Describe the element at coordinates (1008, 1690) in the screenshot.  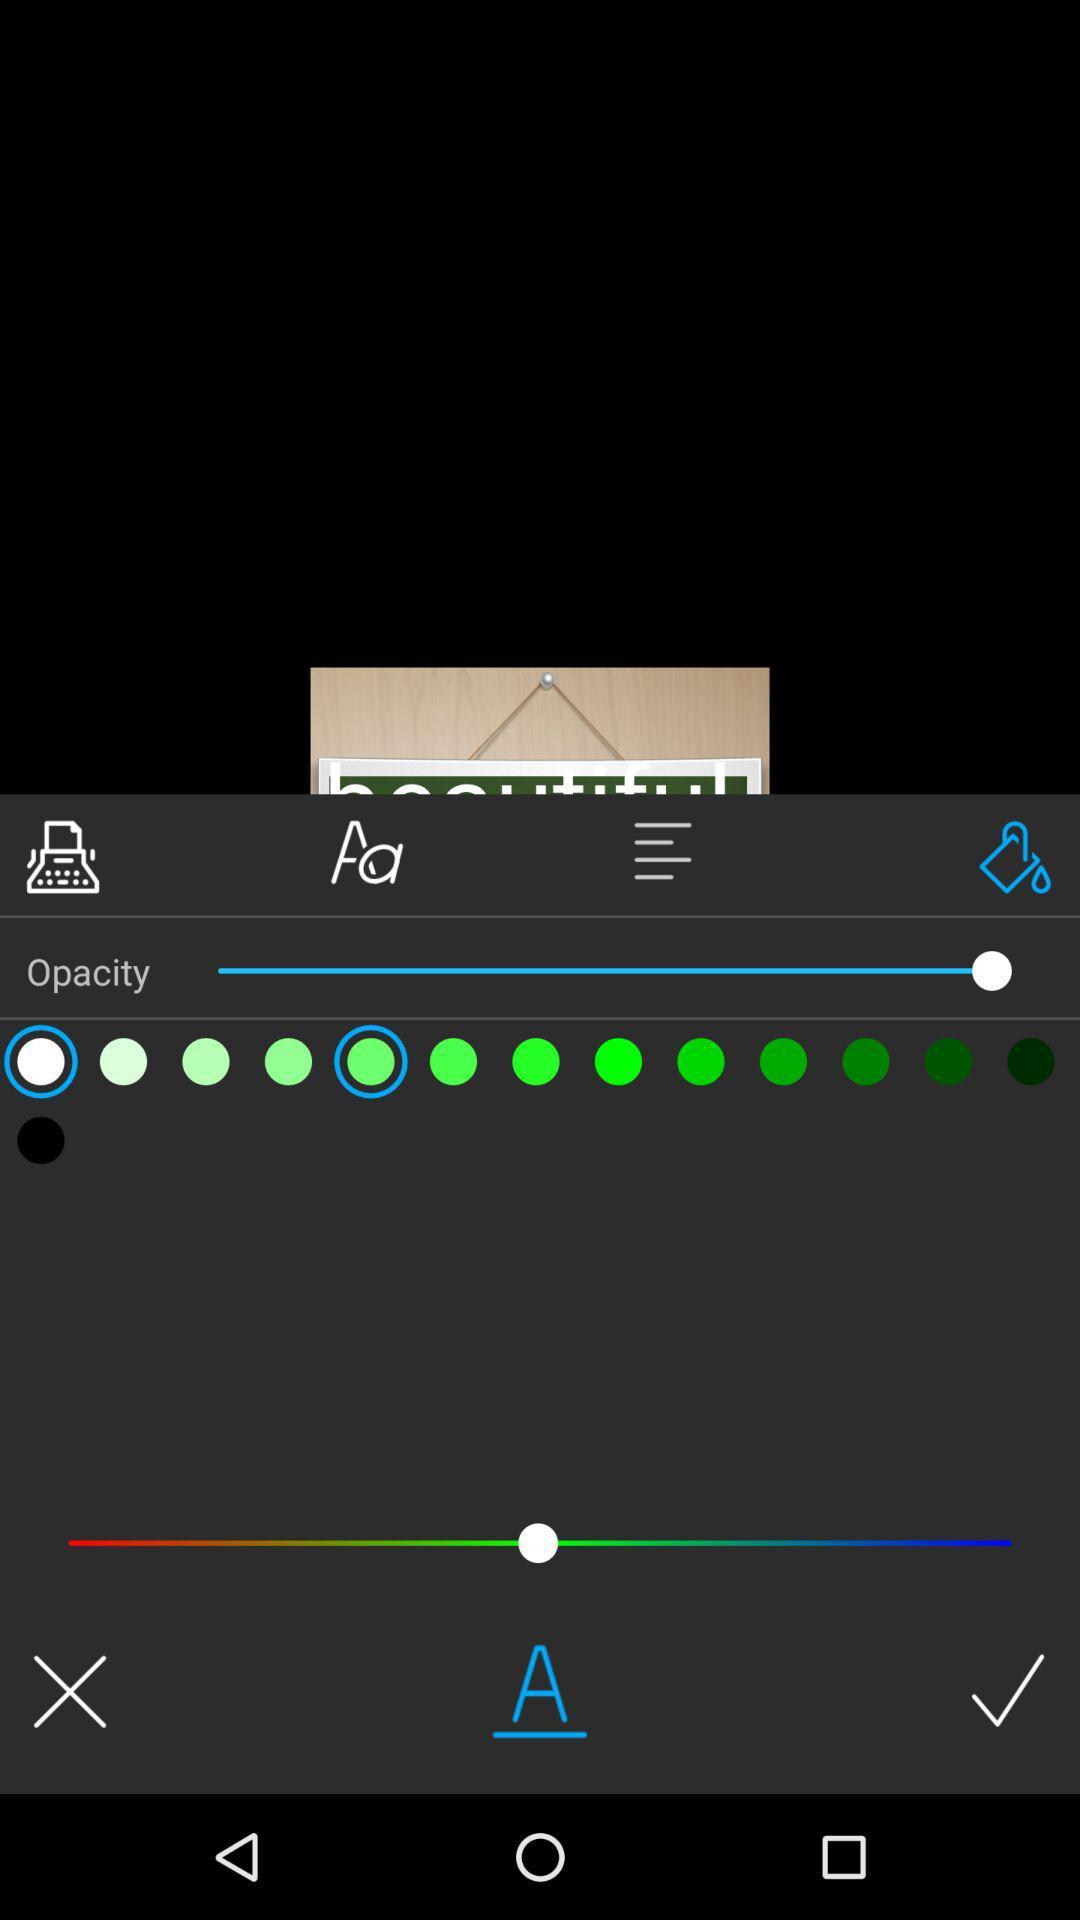
I see `the check icon` at that location.